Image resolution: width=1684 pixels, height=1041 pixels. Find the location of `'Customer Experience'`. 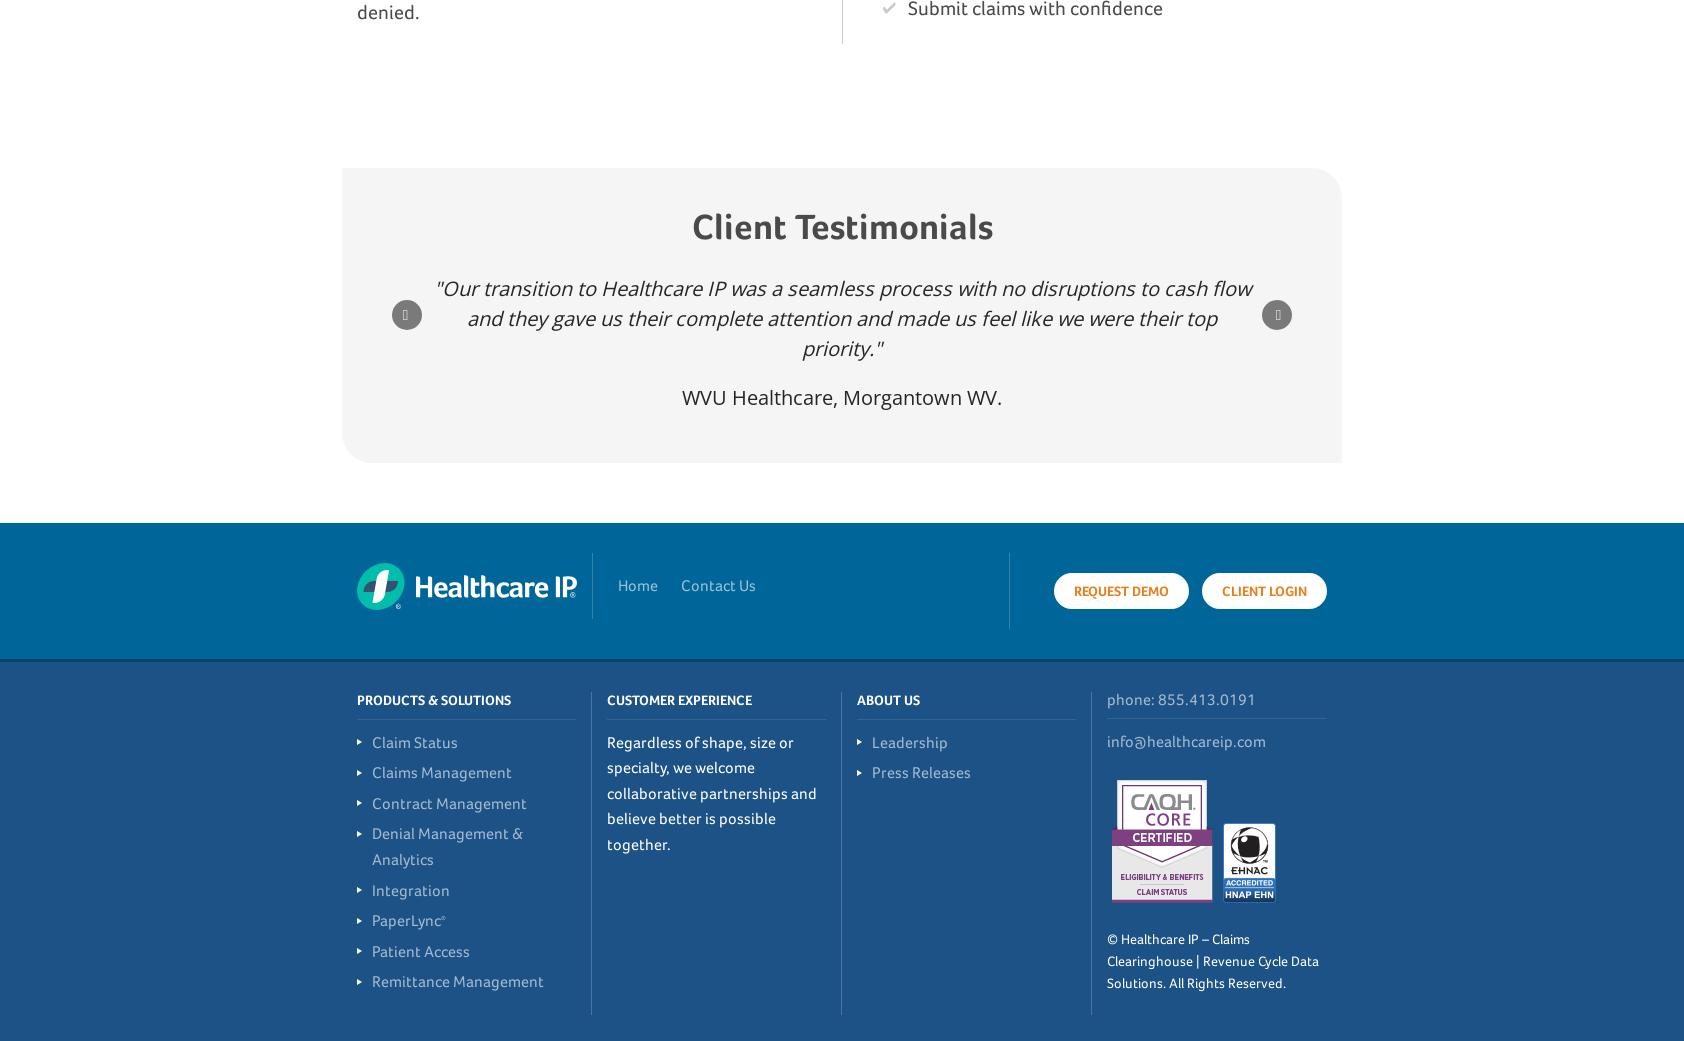

'Customer Experience' is located at coordinates (679, 698).